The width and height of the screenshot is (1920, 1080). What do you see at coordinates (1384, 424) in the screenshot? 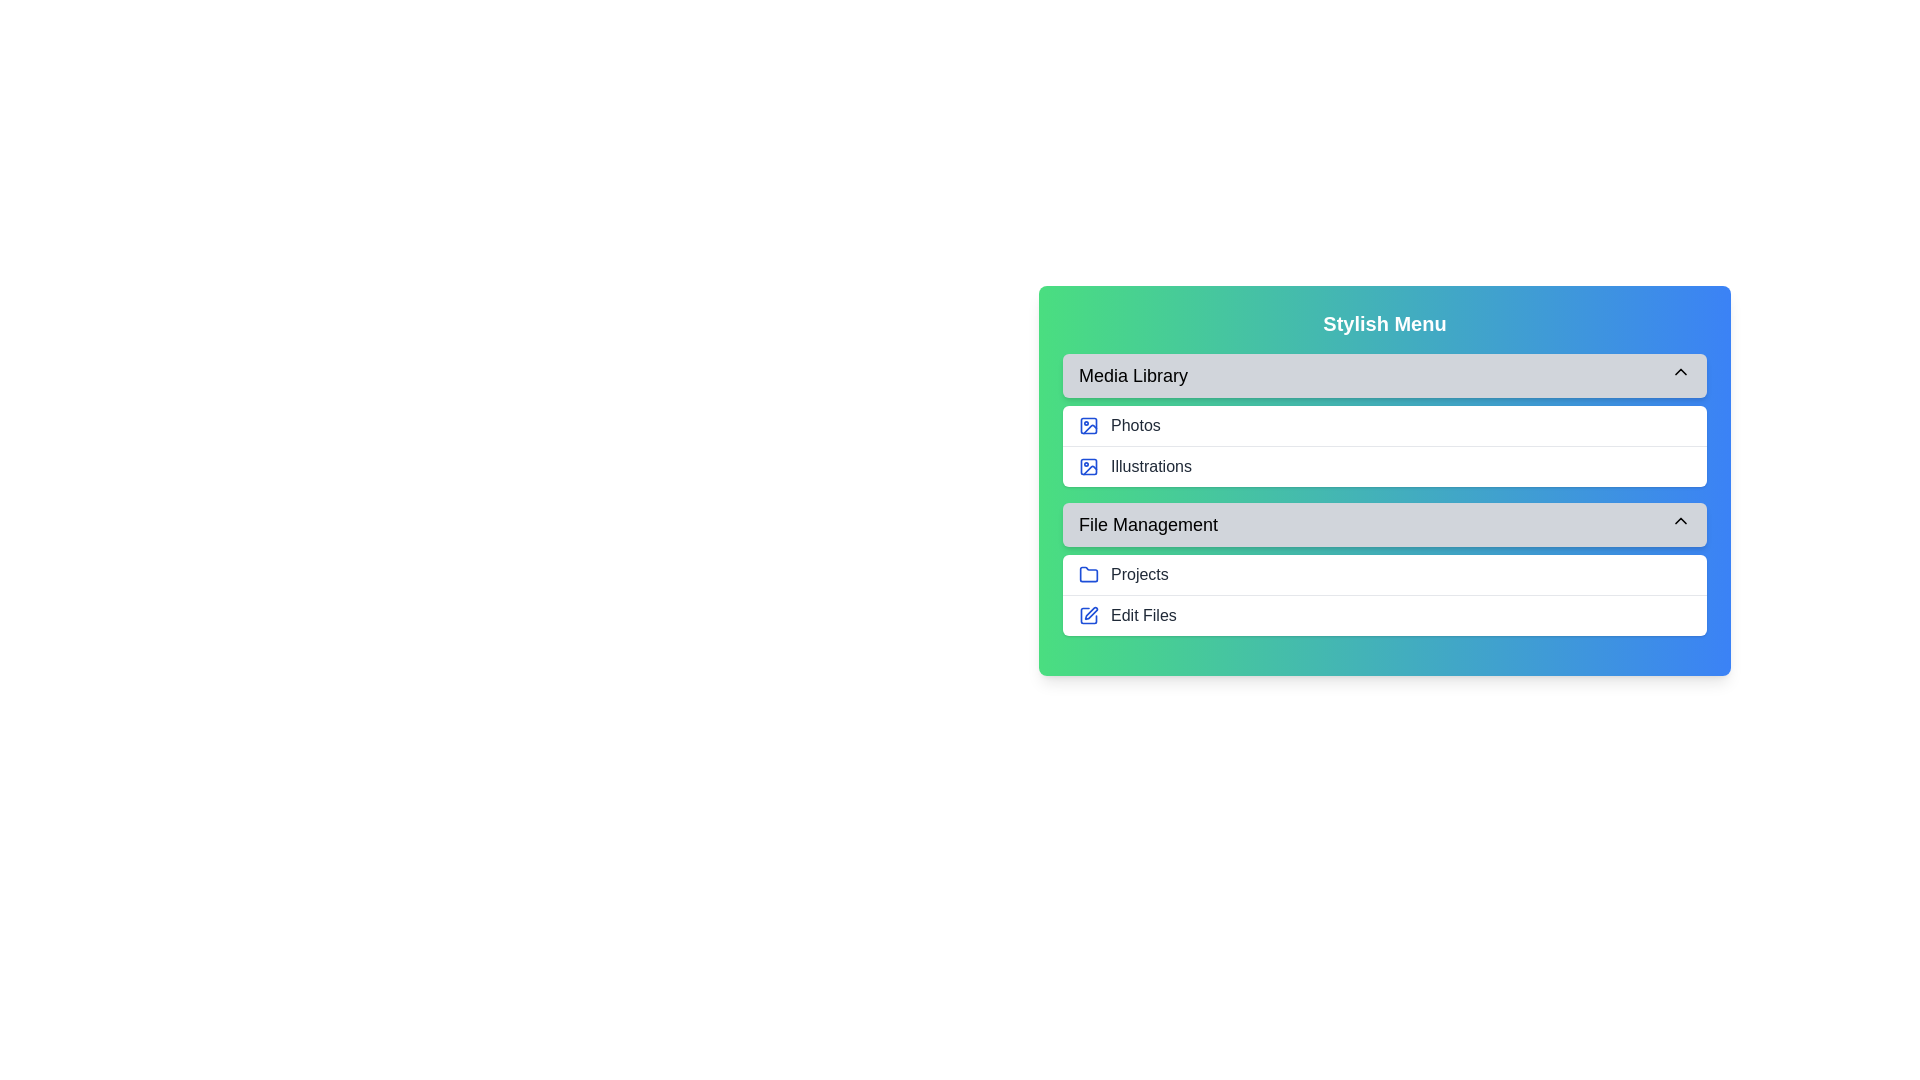
I see `the 'Photos' menu item located under the 'Media Library' section` at bounding box center [1384, 424].